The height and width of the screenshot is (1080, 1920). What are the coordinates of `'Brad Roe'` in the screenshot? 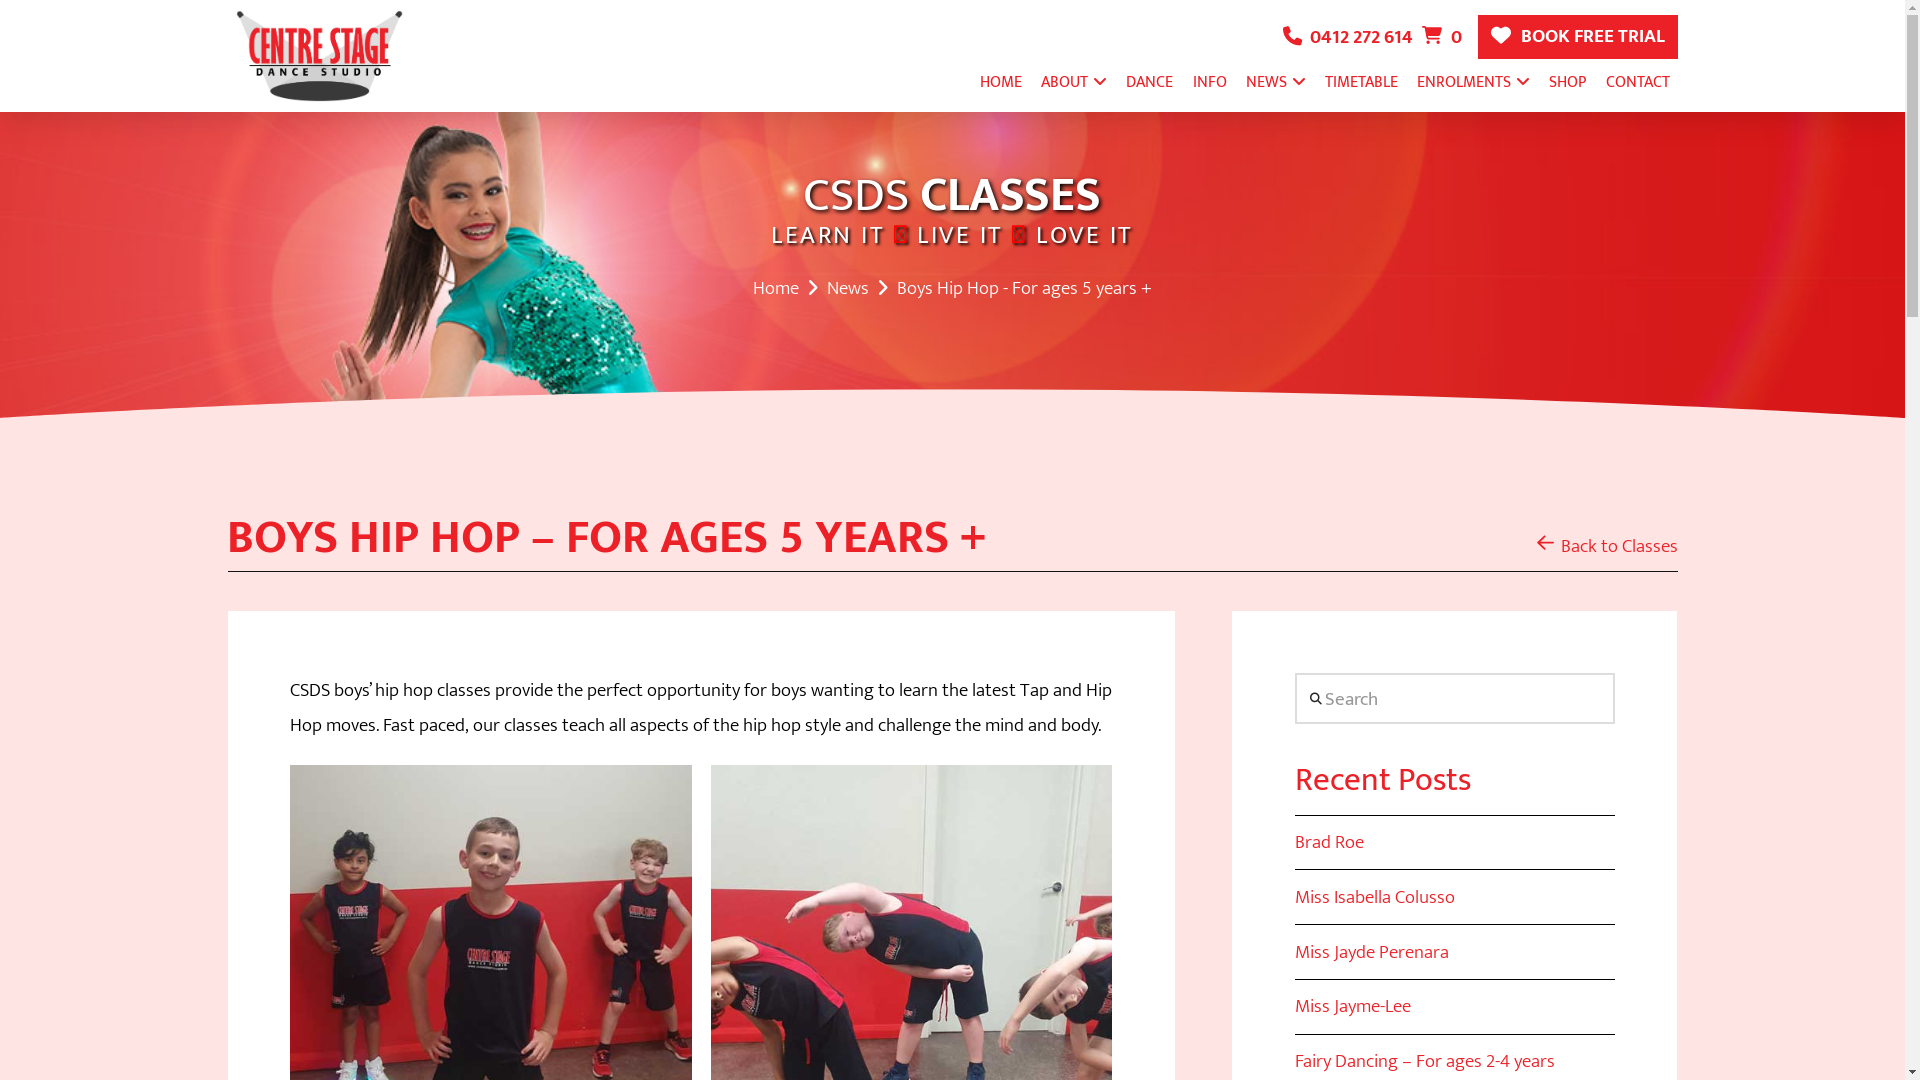 It's located at (1329, 841).